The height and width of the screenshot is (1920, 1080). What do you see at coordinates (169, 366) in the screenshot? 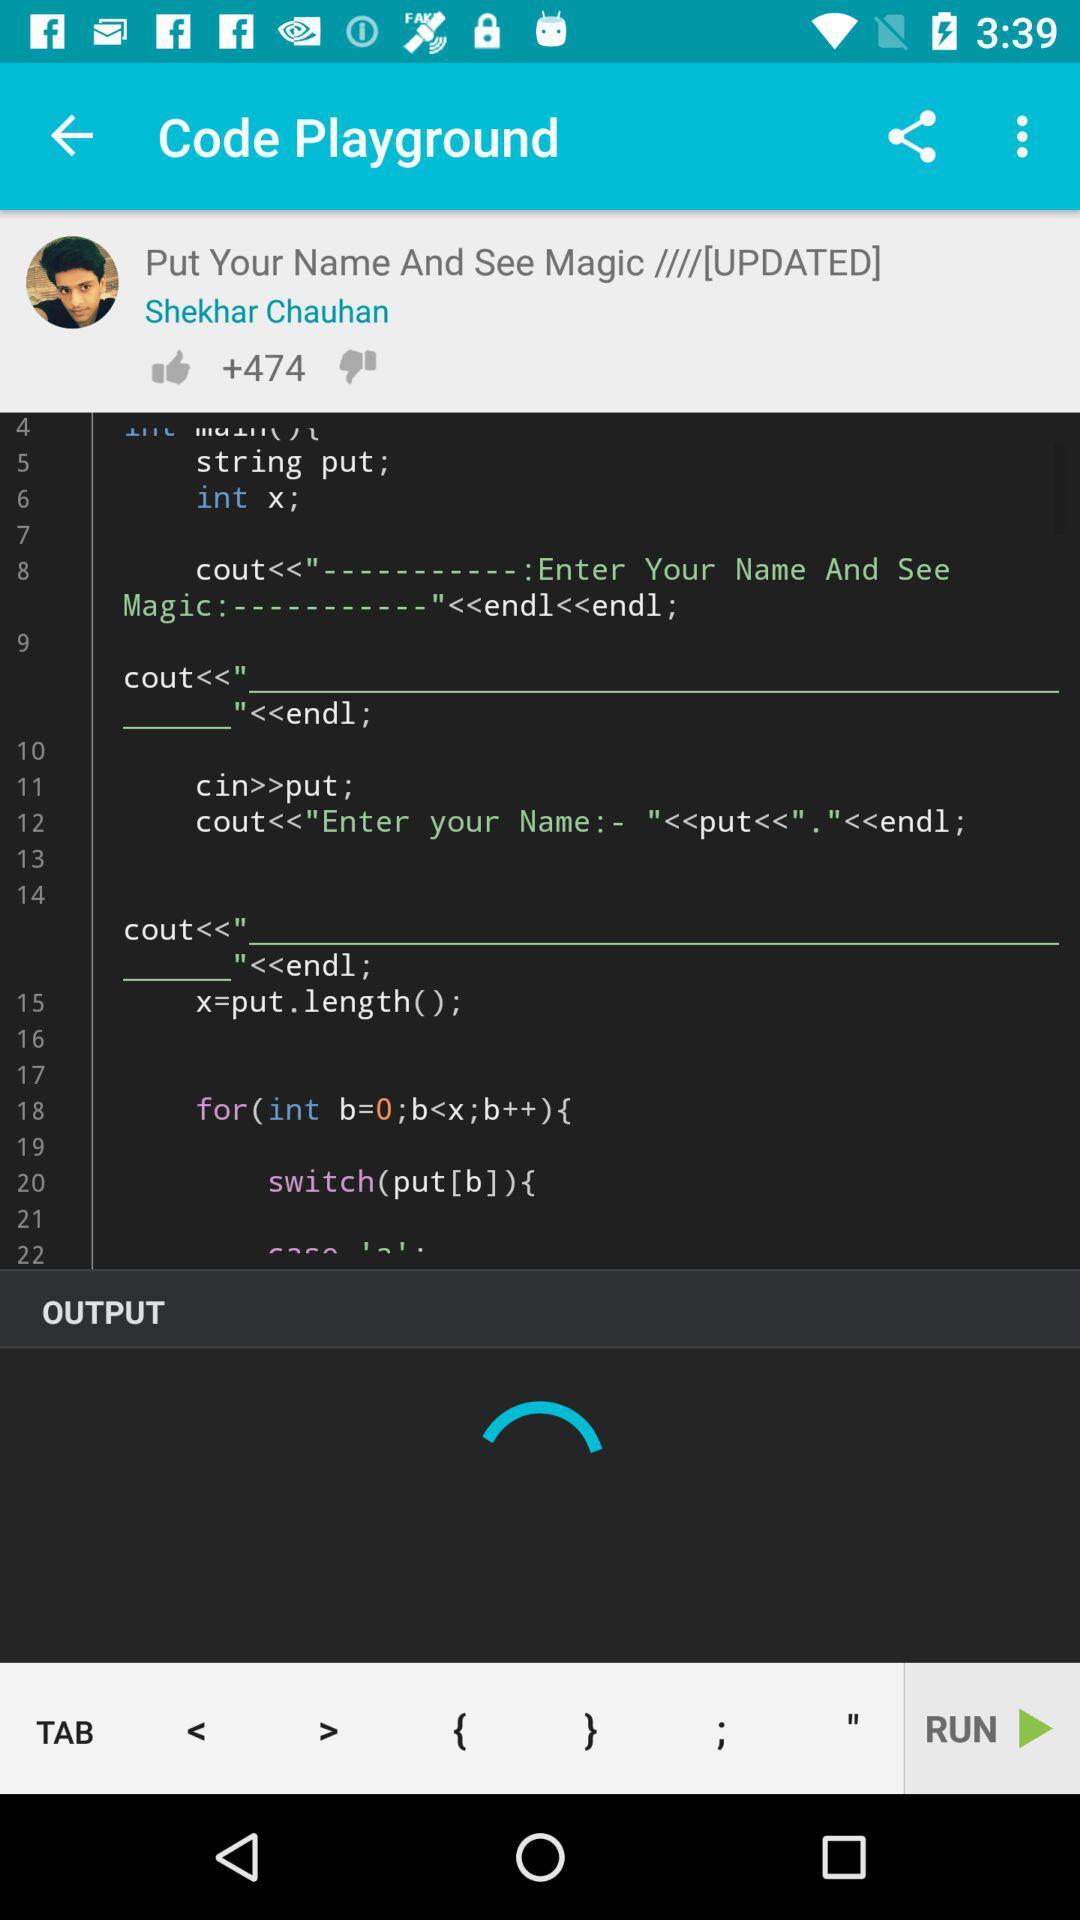
I see `like lesson` at bounding box center [169, 366].